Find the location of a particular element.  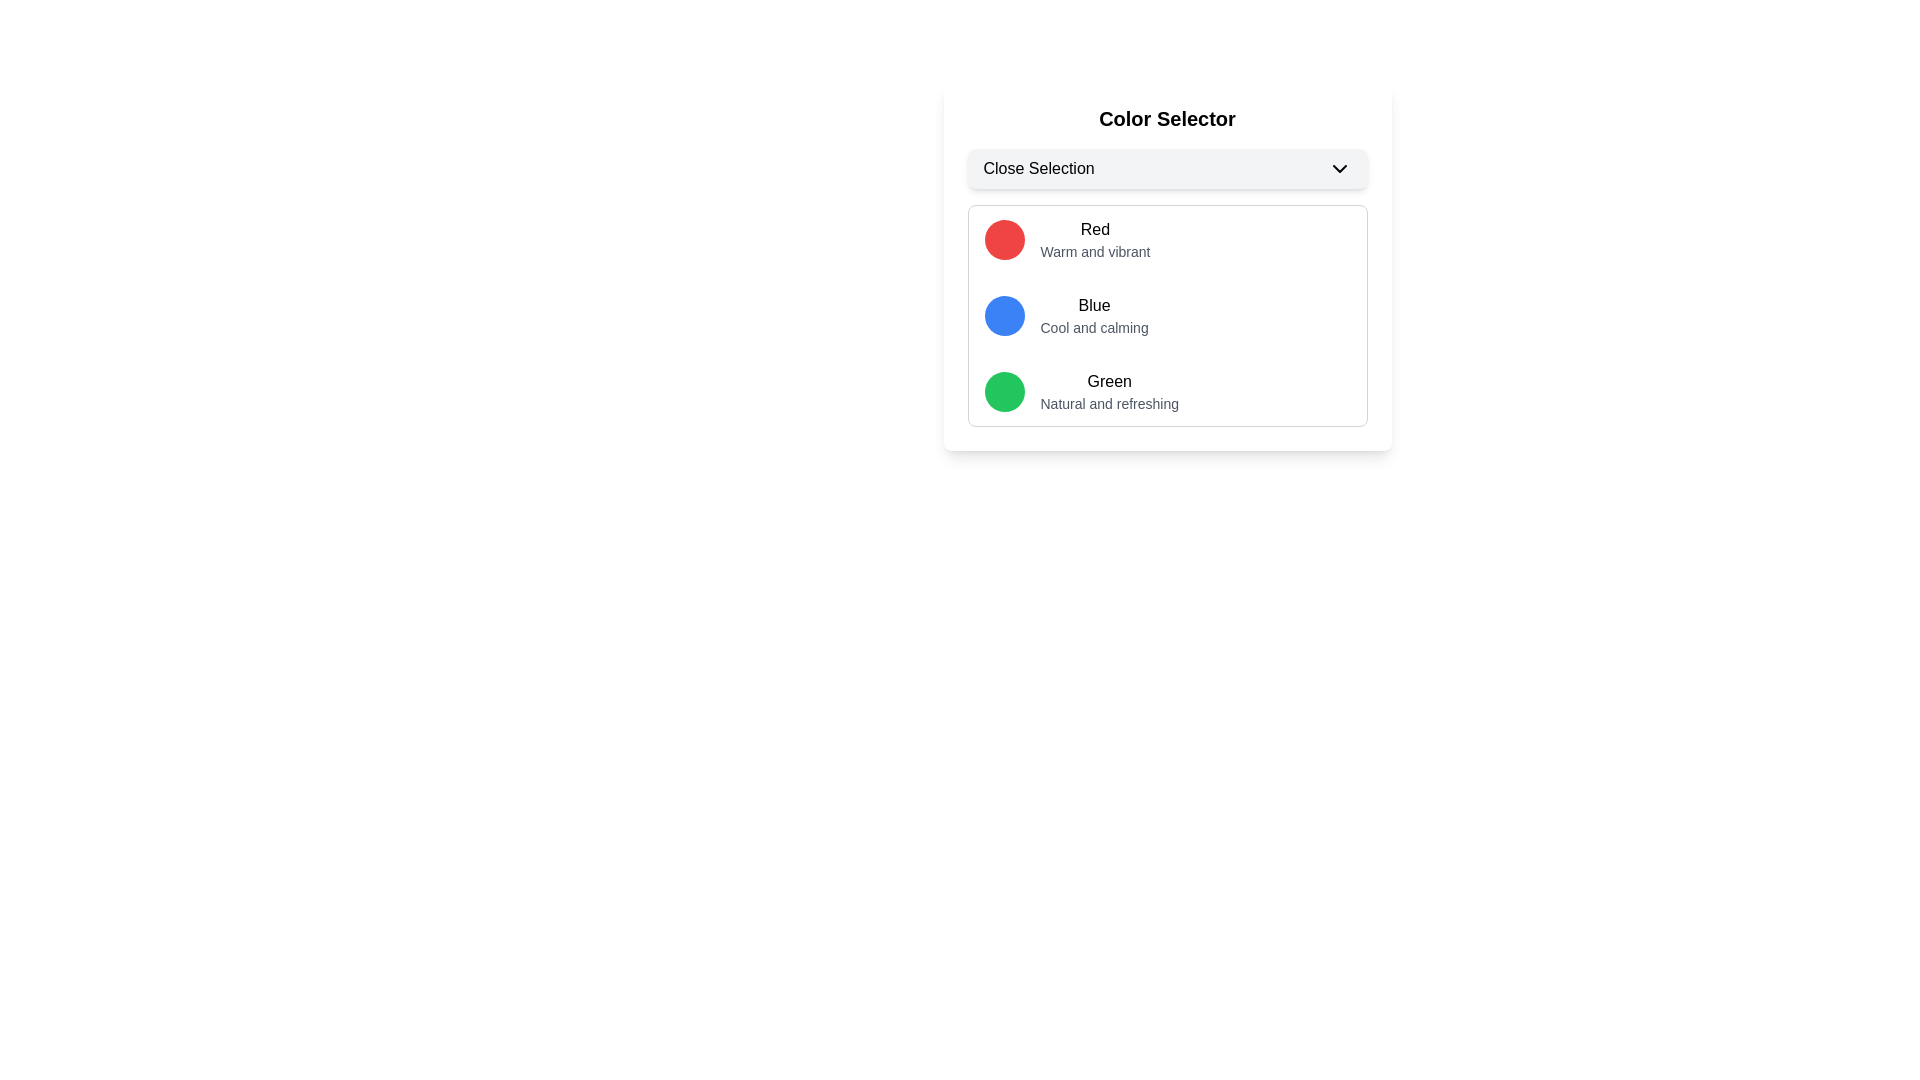

the 'Green' text label in the color selection list is located at coordinates (1108, 381).